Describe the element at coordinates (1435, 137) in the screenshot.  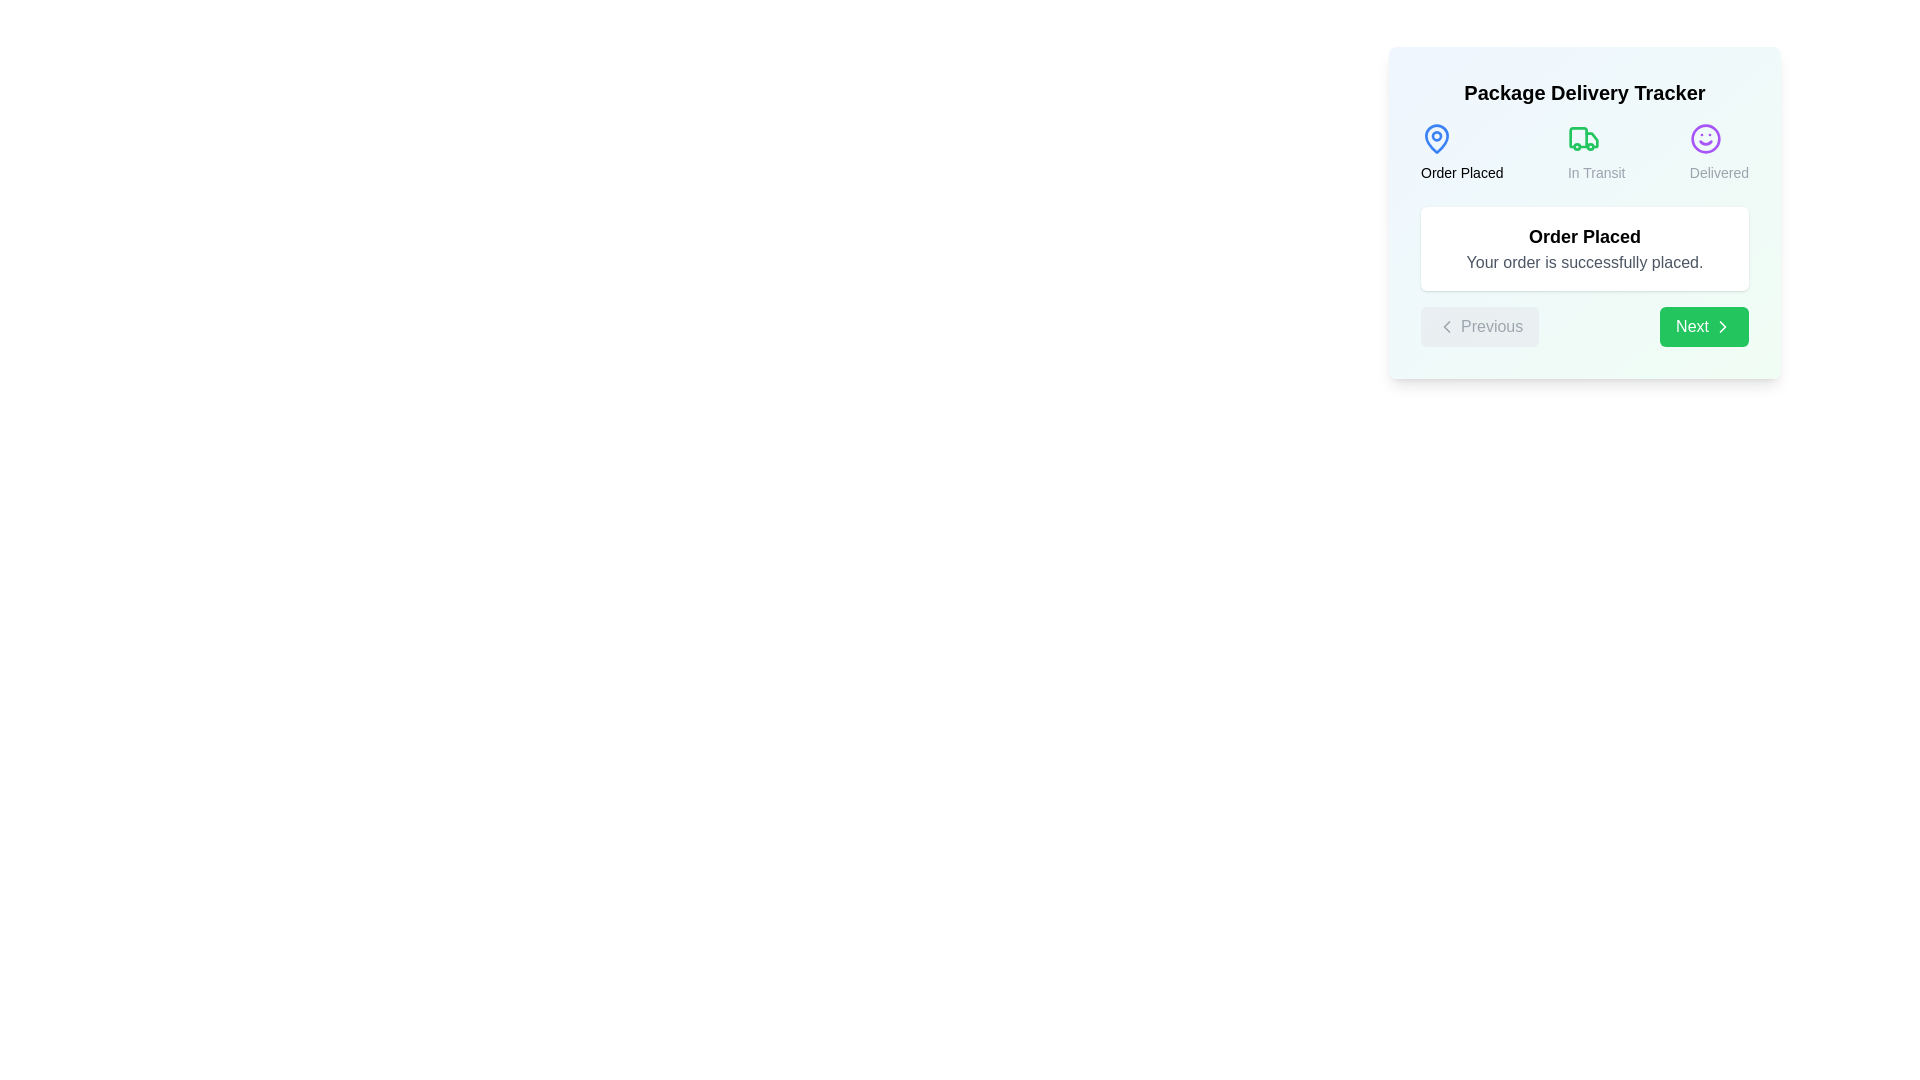
I see `the step icon corresponding to Order Placed to view its tooltip` at that location.